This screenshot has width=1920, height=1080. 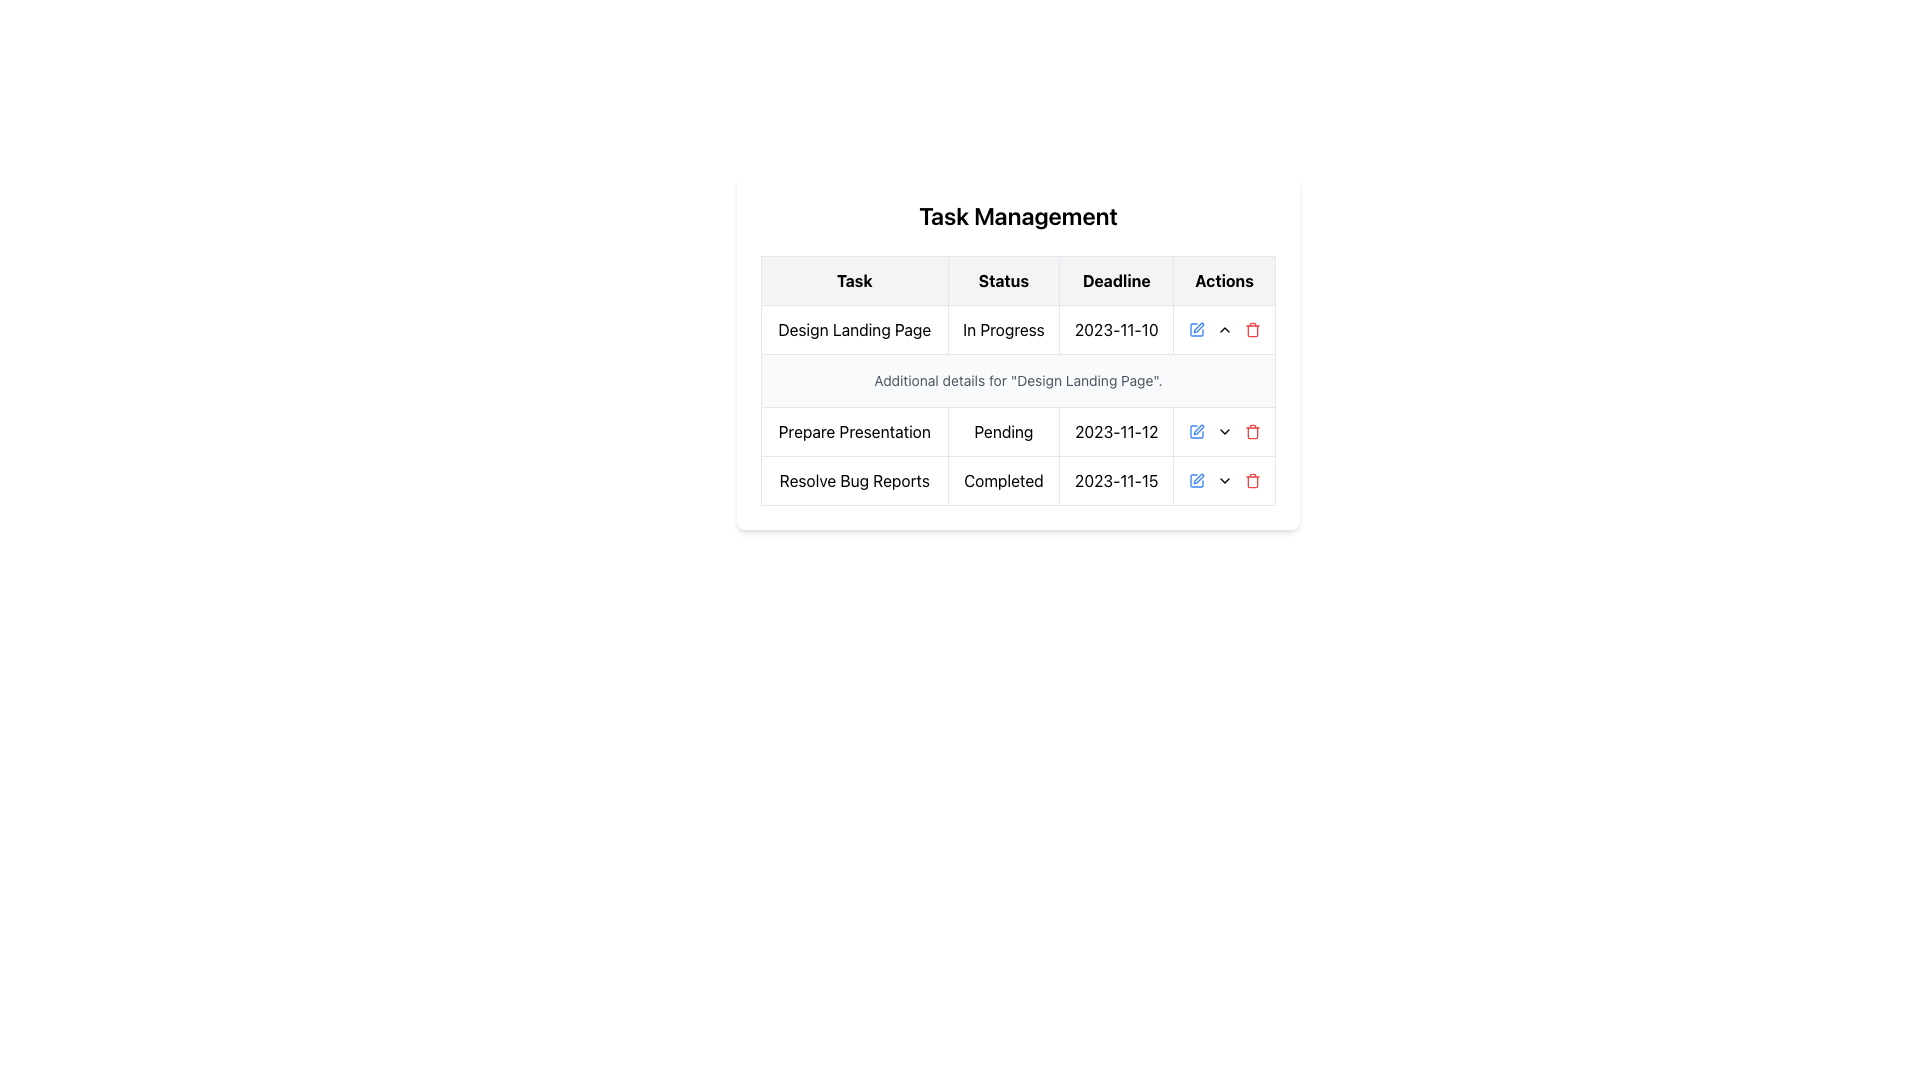 What do you see at coordinates (1251, 432) in the screenshot?
I see `the body of the trash can icon within the SVG illustration located in the 'Actions' column of the task management table for 'Prepare Presentation'` at bounding box center [1251, 432].